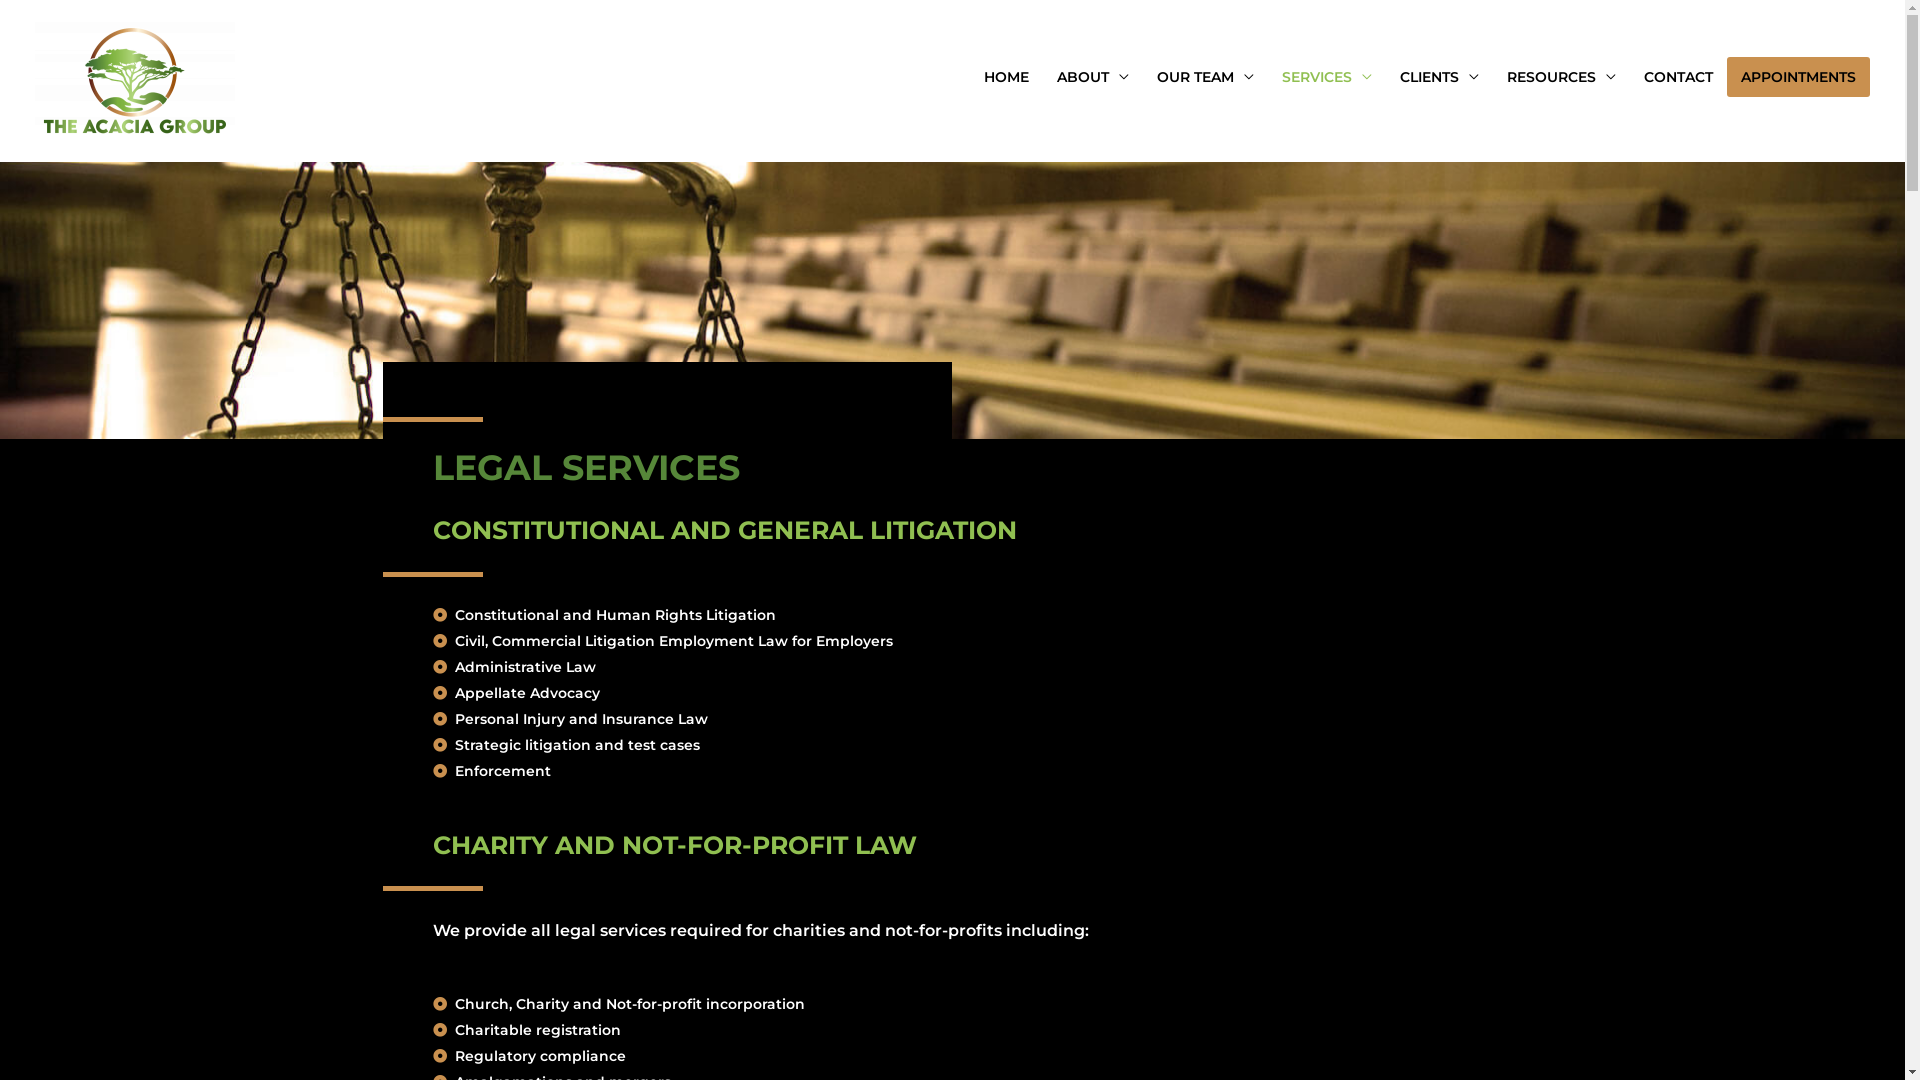 The image size is (1920, 1080). I want to click on 'RESOURCES', so click(1492, 76).